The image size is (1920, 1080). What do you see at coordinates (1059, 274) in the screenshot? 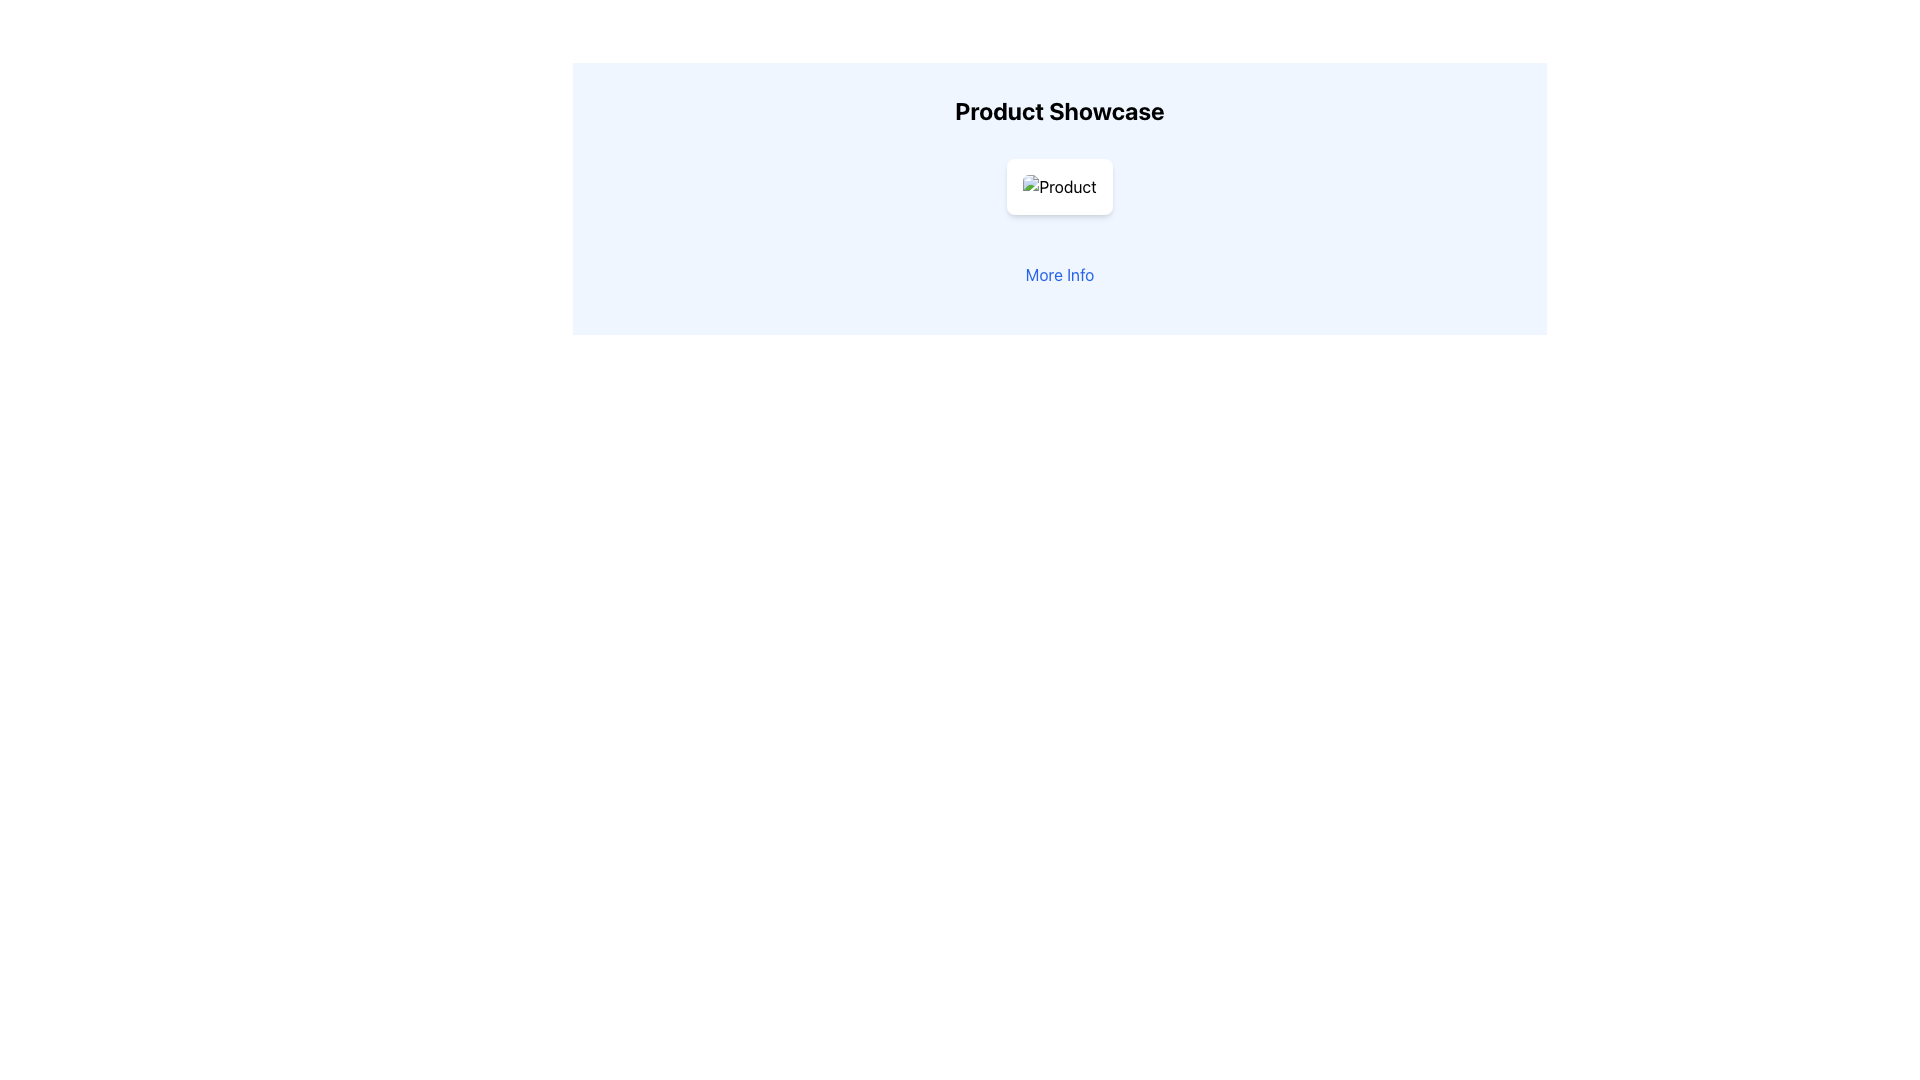
I see `the interactive text link labeled 'More Info'` at bounding box center [1059, 274].